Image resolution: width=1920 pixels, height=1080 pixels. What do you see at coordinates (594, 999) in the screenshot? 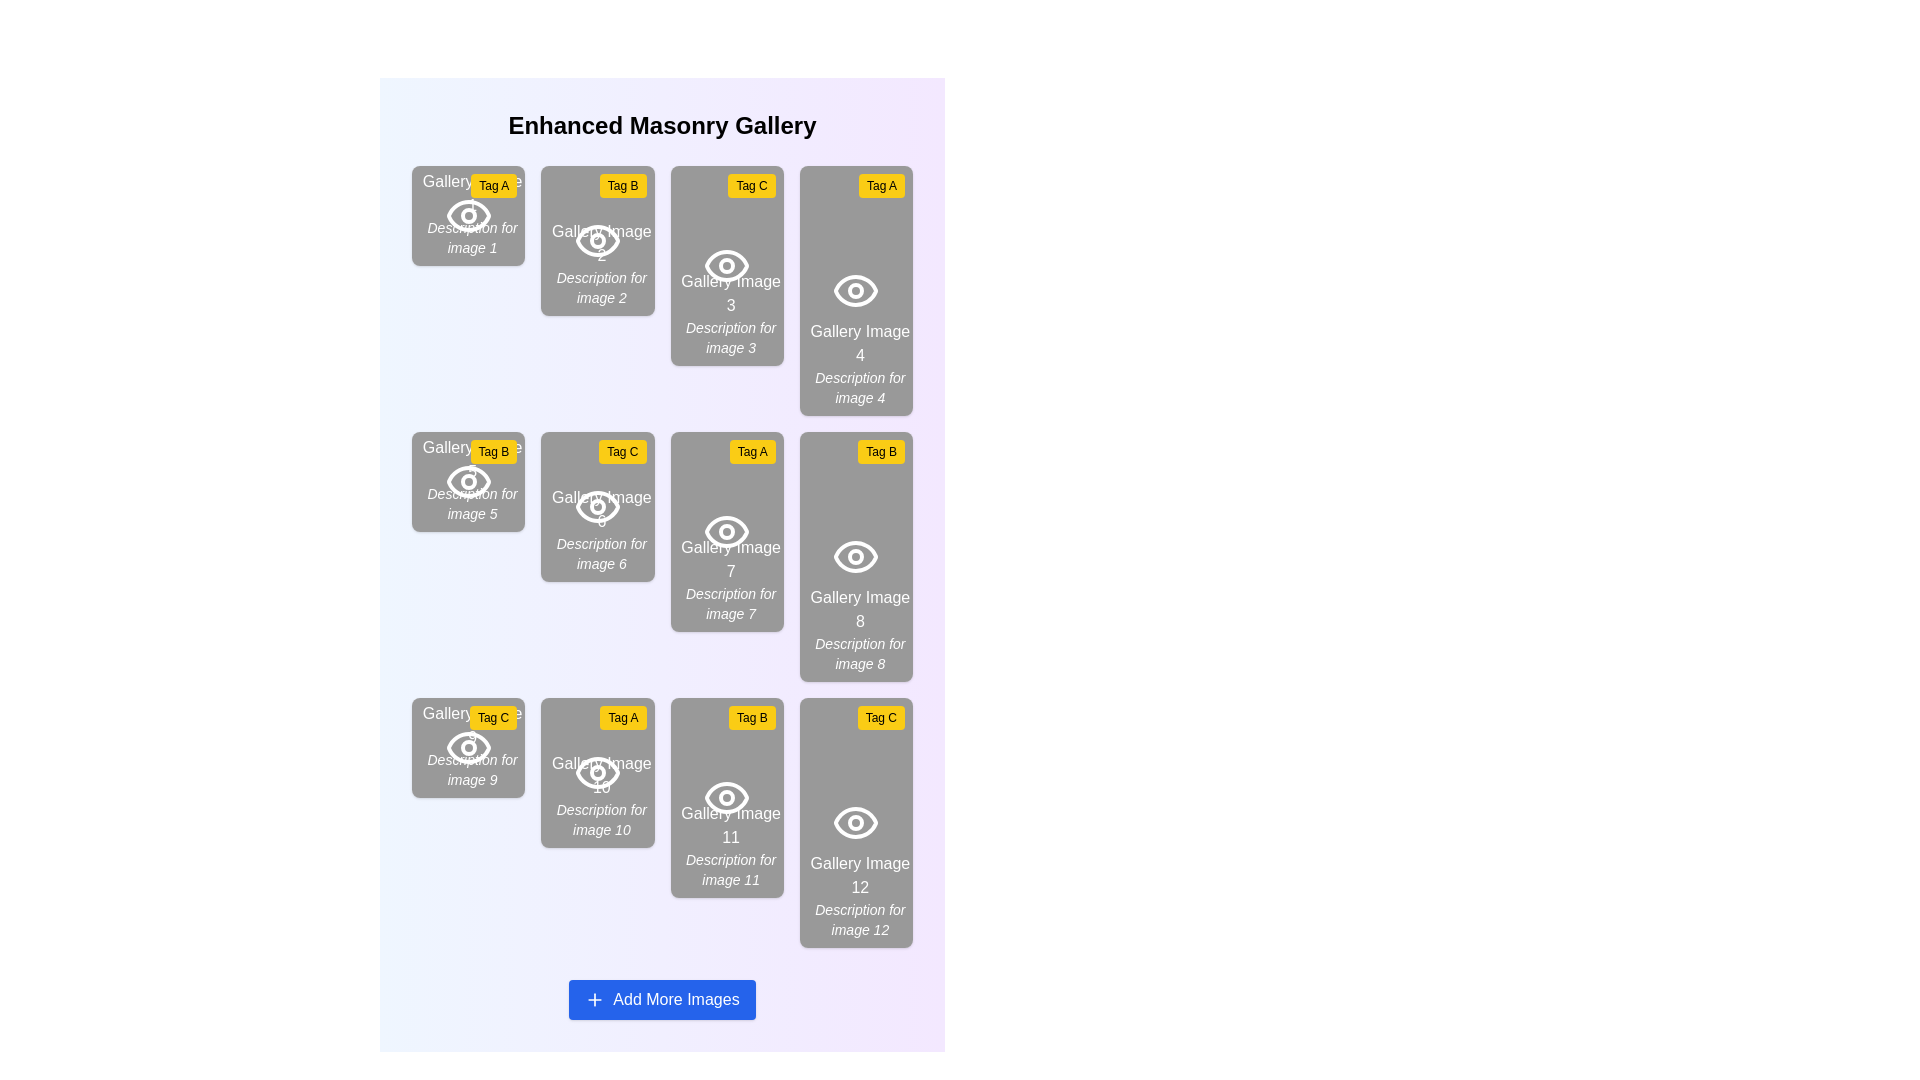
I see `the plus icon located at the leftmost part of the 'Add More Images' button, which features two intersecting lines forming a cross` at bounding box center [594, 999].